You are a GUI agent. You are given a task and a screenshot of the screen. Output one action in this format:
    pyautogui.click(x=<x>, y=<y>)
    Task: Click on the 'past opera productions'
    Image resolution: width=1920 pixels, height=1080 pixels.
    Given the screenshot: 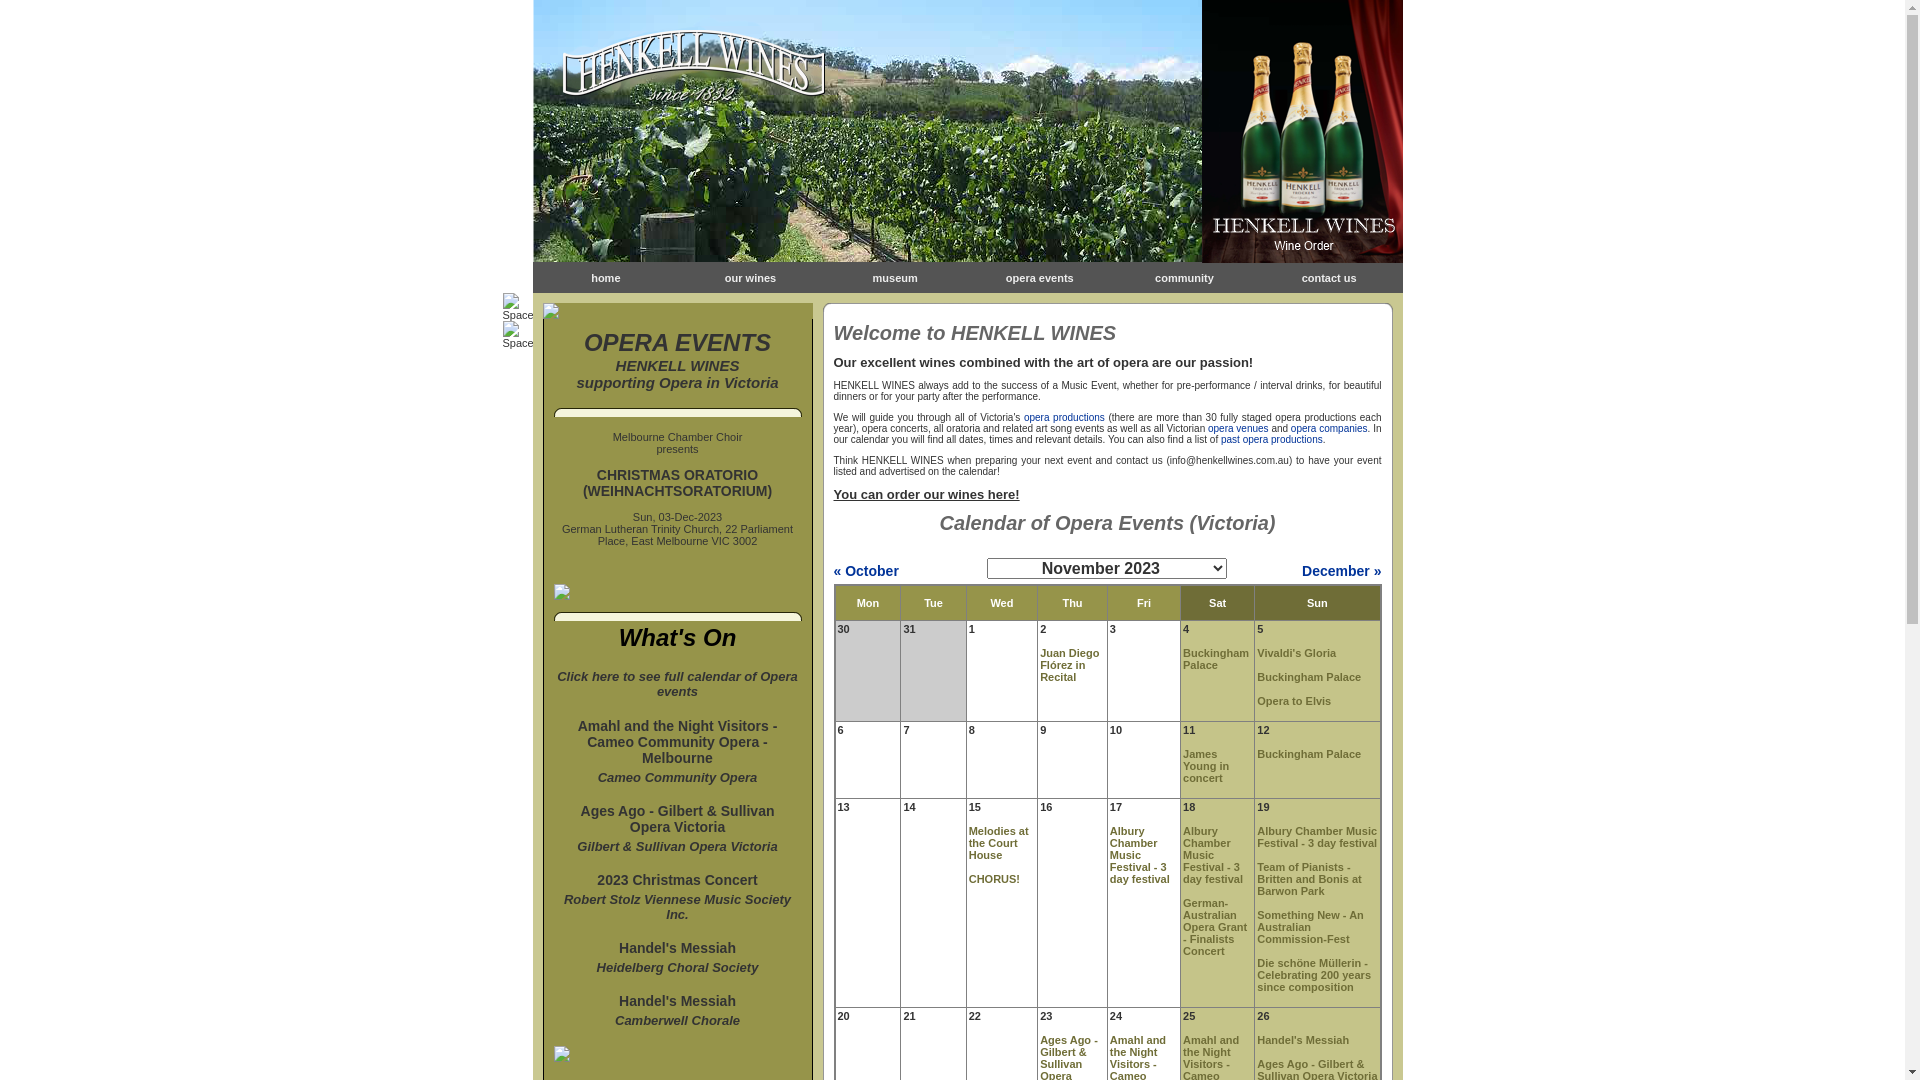 What is the action you would take?
    pyautogui.click(x=1271, y=438)
    